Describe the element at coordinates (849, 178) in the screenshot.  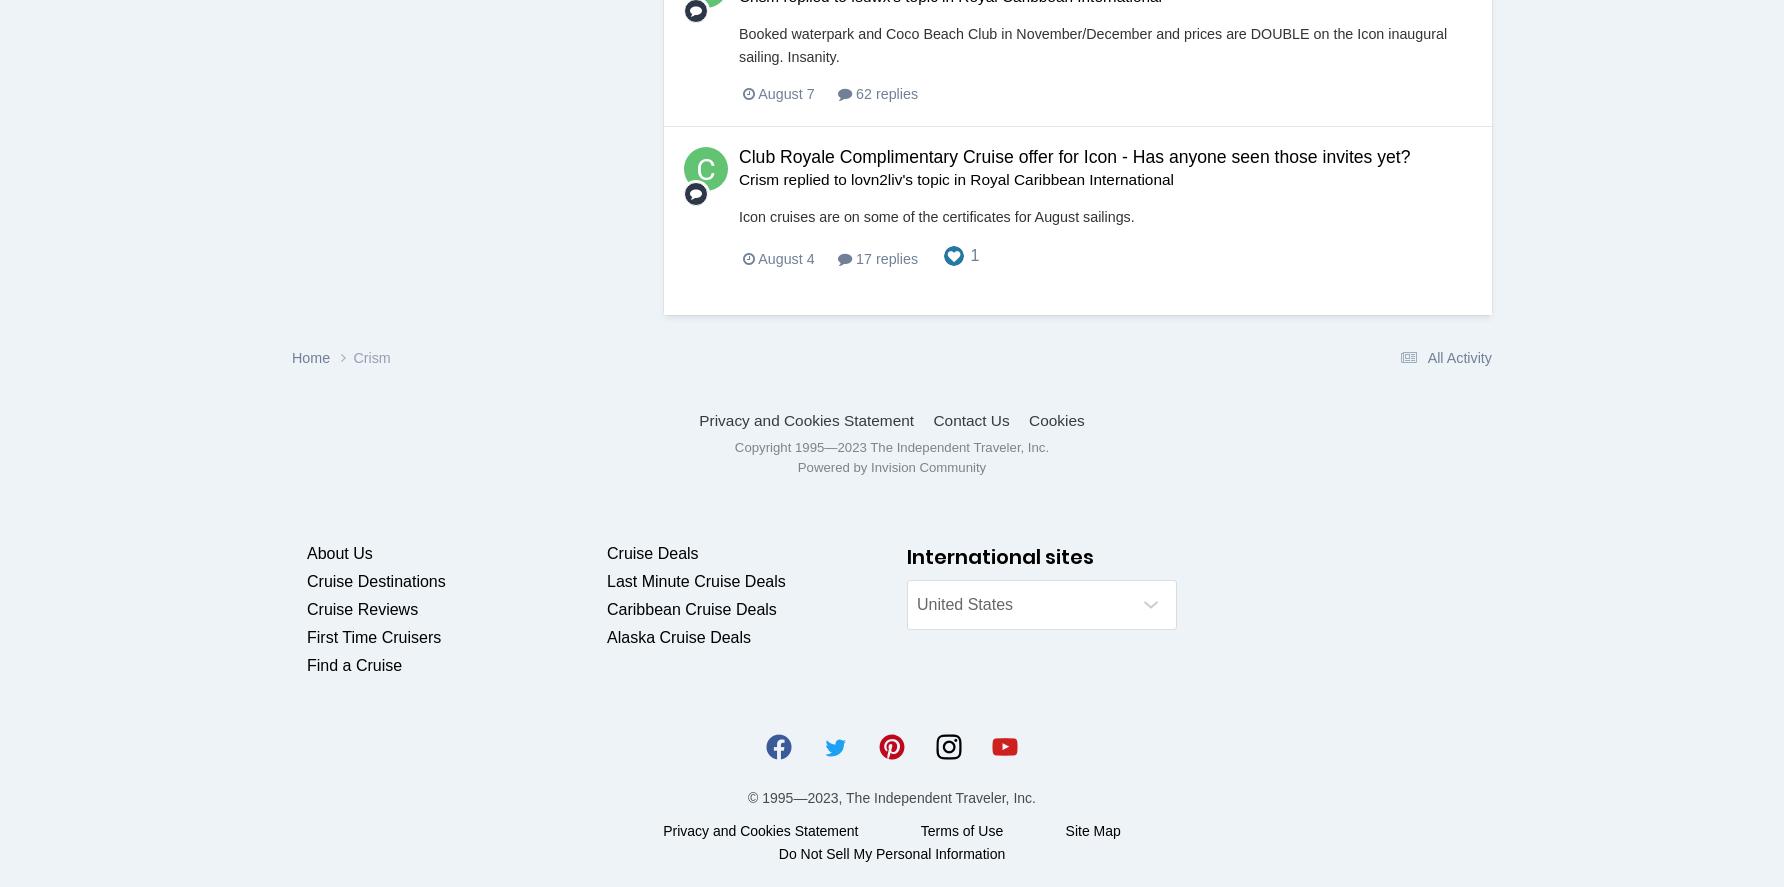
I see `'lovn2liv'` at that location.